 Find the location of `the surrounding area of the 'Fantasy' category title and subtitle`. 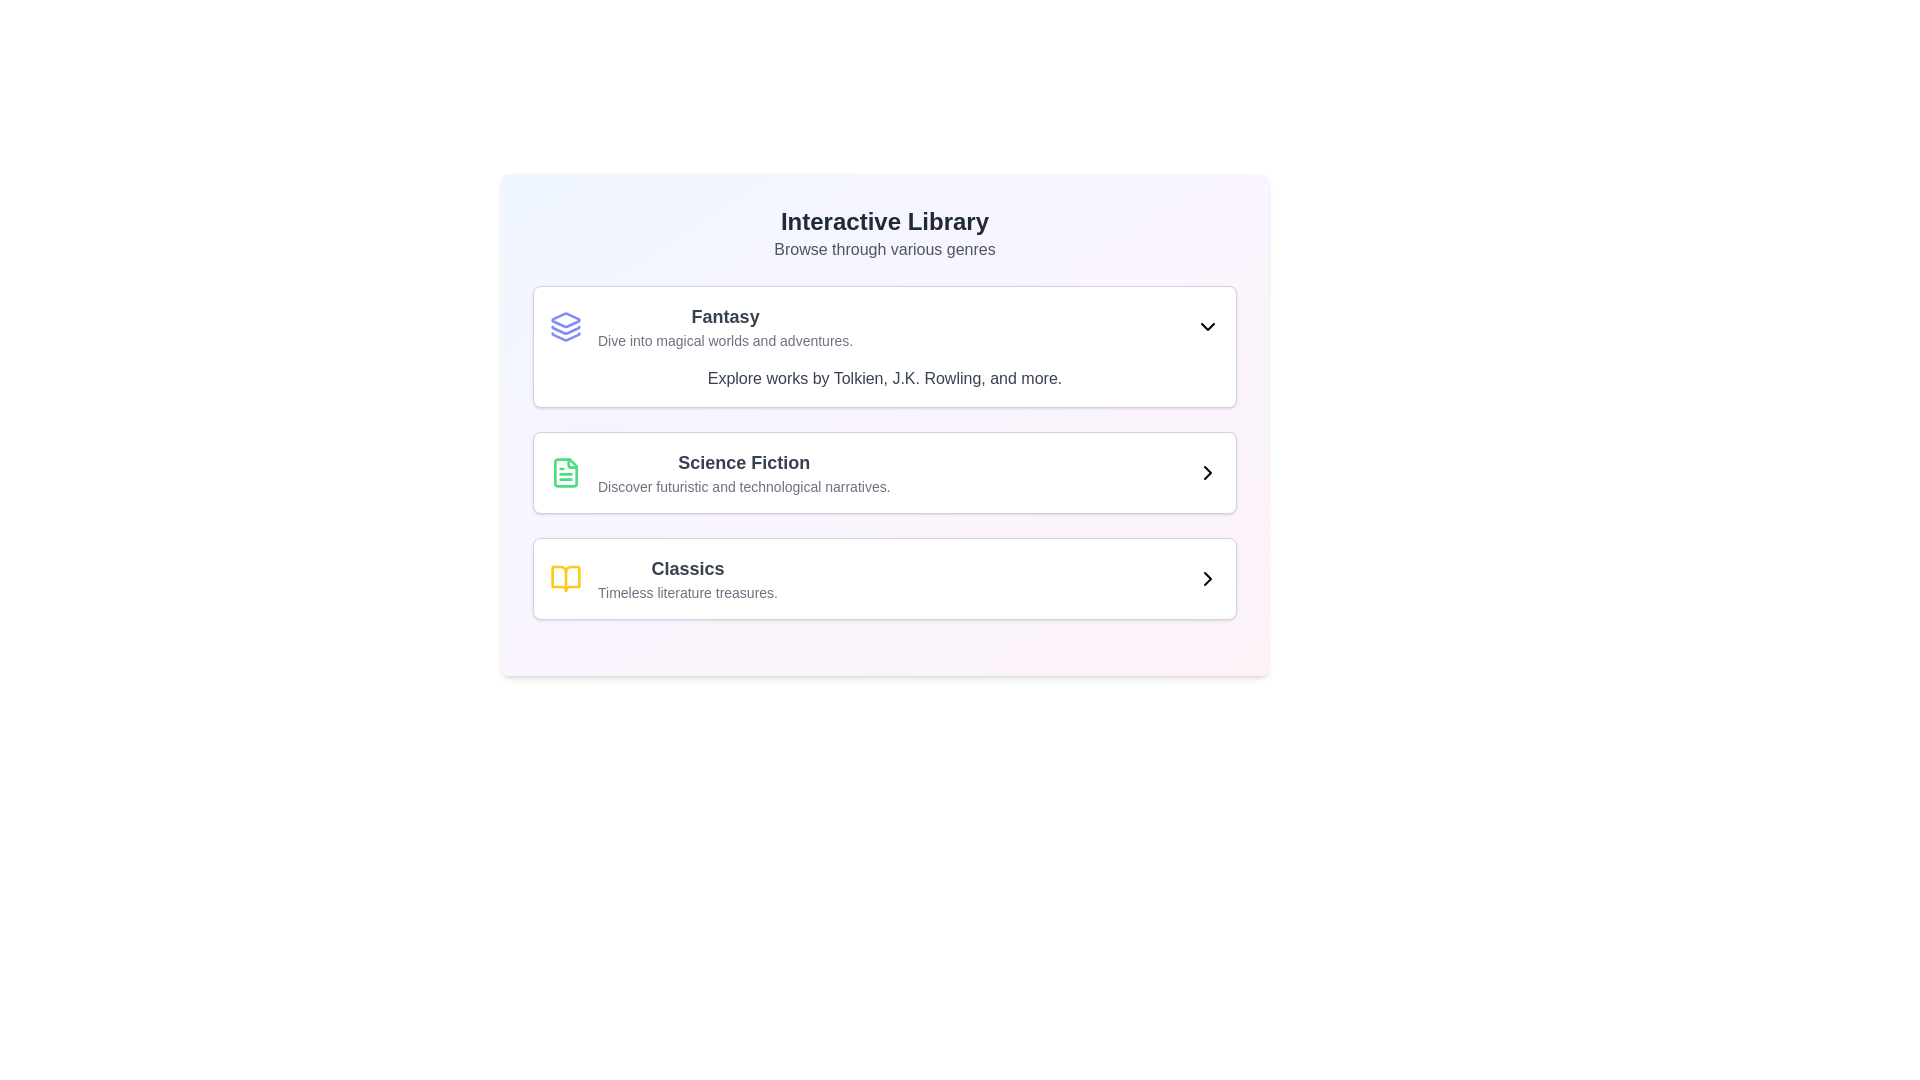

the surrounding area of the 'Fantasy' category title and subtitle is located at coordinates (724, 326).